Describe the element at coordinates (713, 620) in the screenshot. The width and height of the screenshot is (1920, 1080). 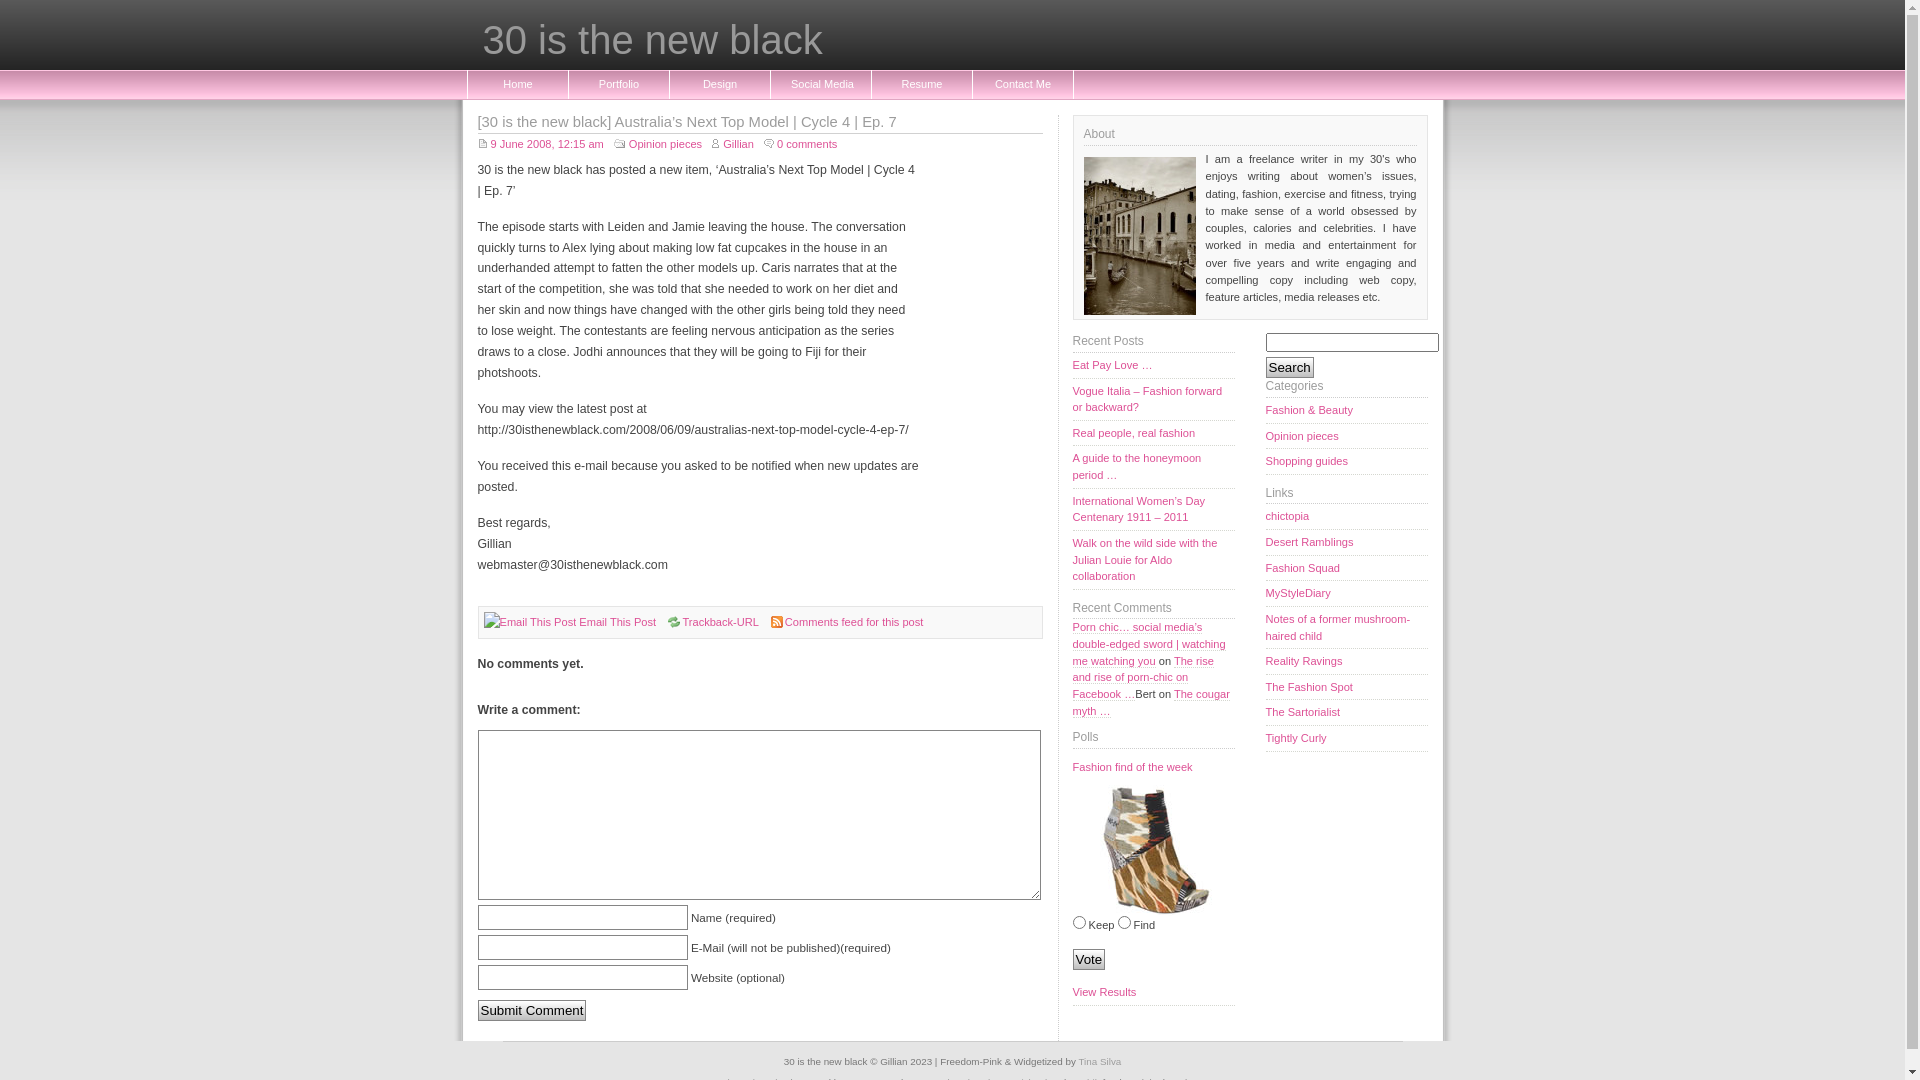
I see `'Trackback-URL'` at that location.